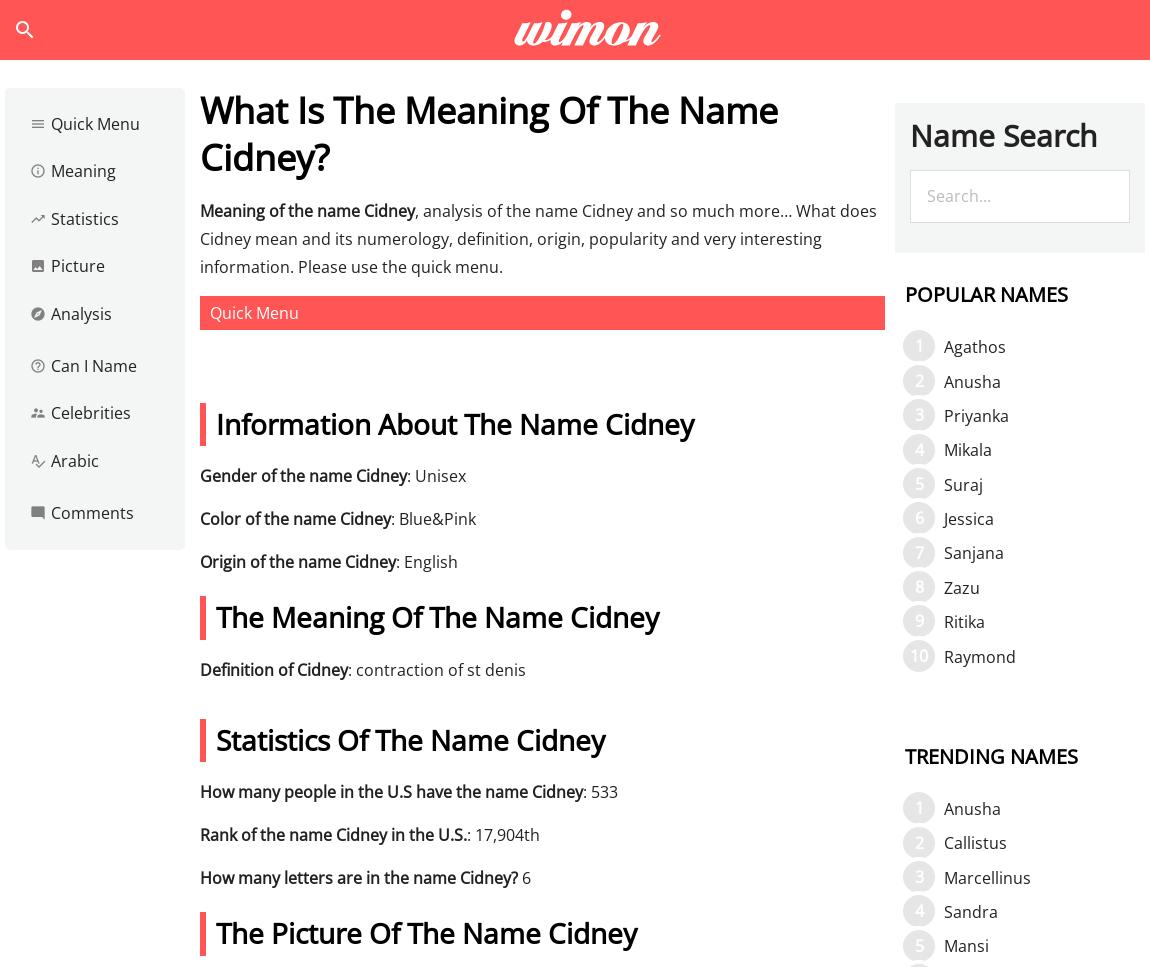  Describe the element at coordinates (91, 511) in the screenshot. I see `'Comments'` at that location.